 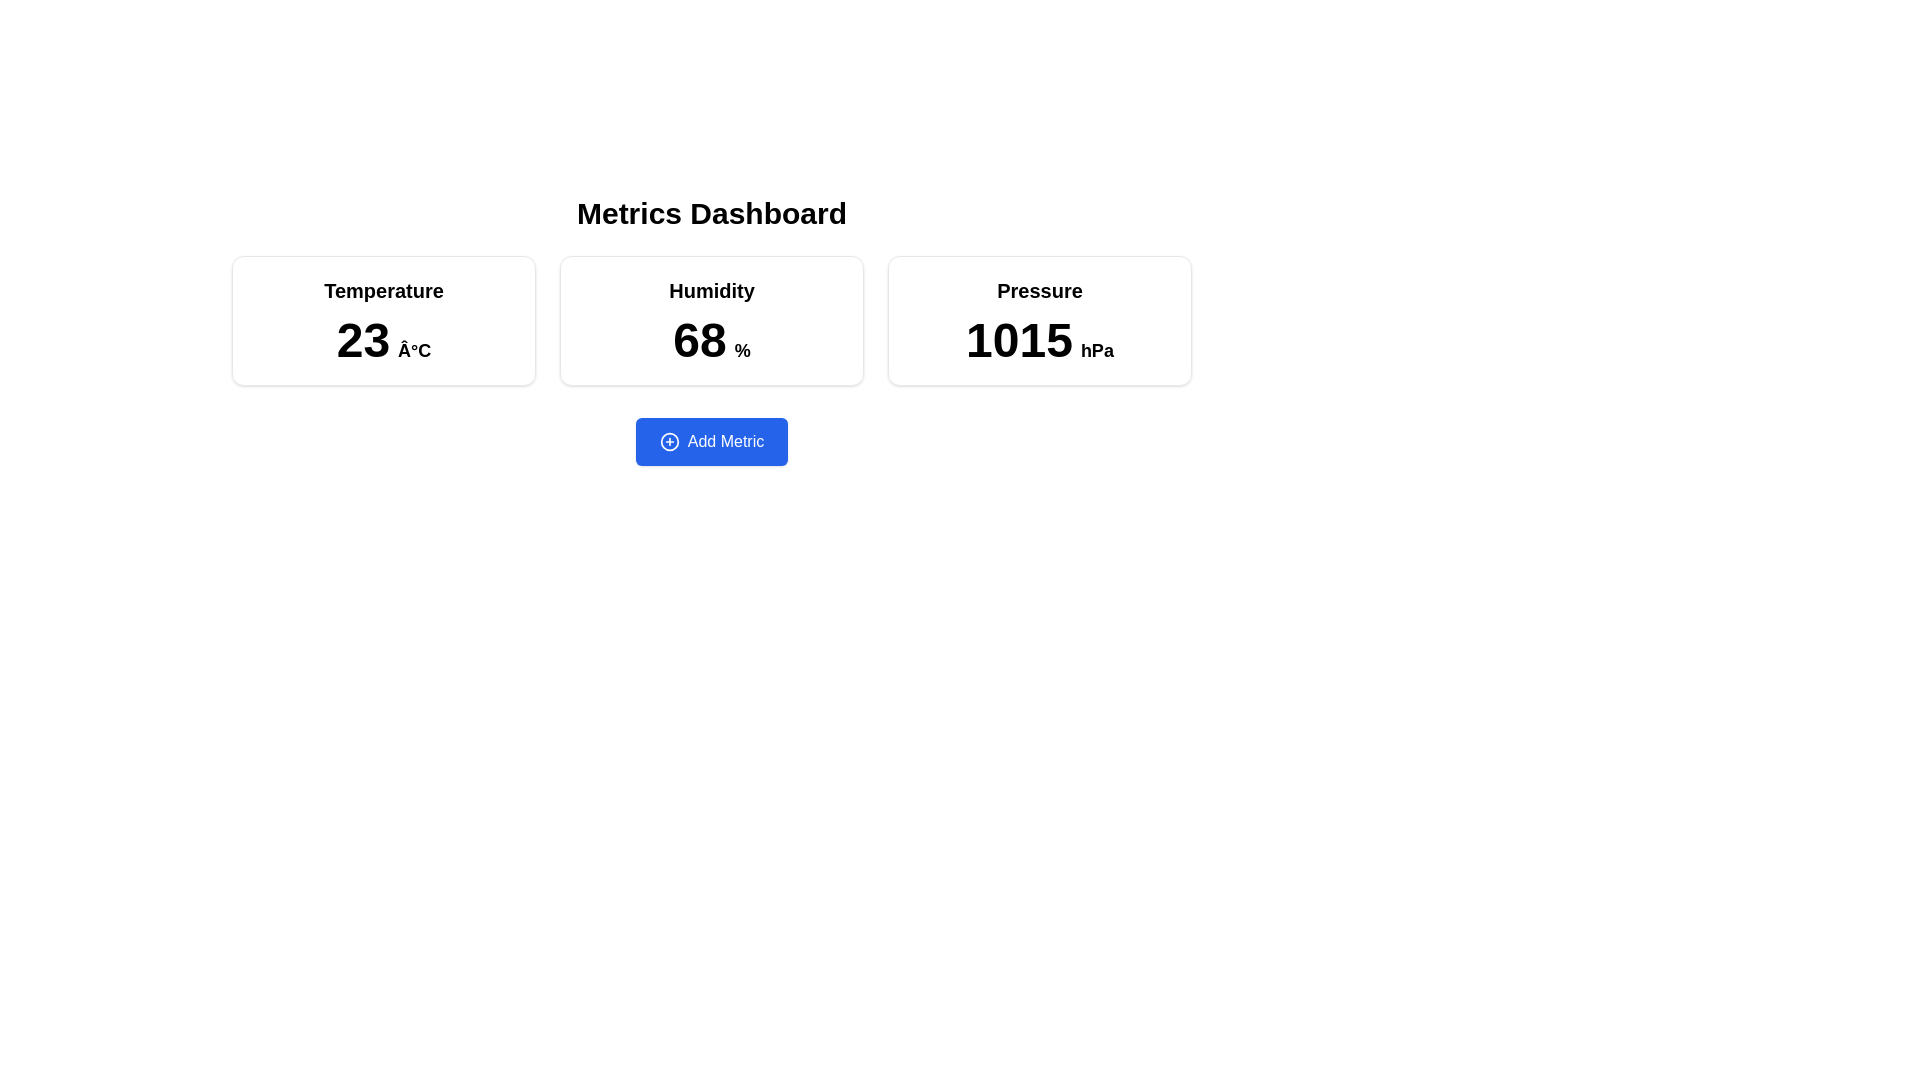 What do you see at coordinates (711, 441) in the screenshot?
I see `the blue button labeled 'Add Metric' with a plus icon` at bounding box center [711, 441].